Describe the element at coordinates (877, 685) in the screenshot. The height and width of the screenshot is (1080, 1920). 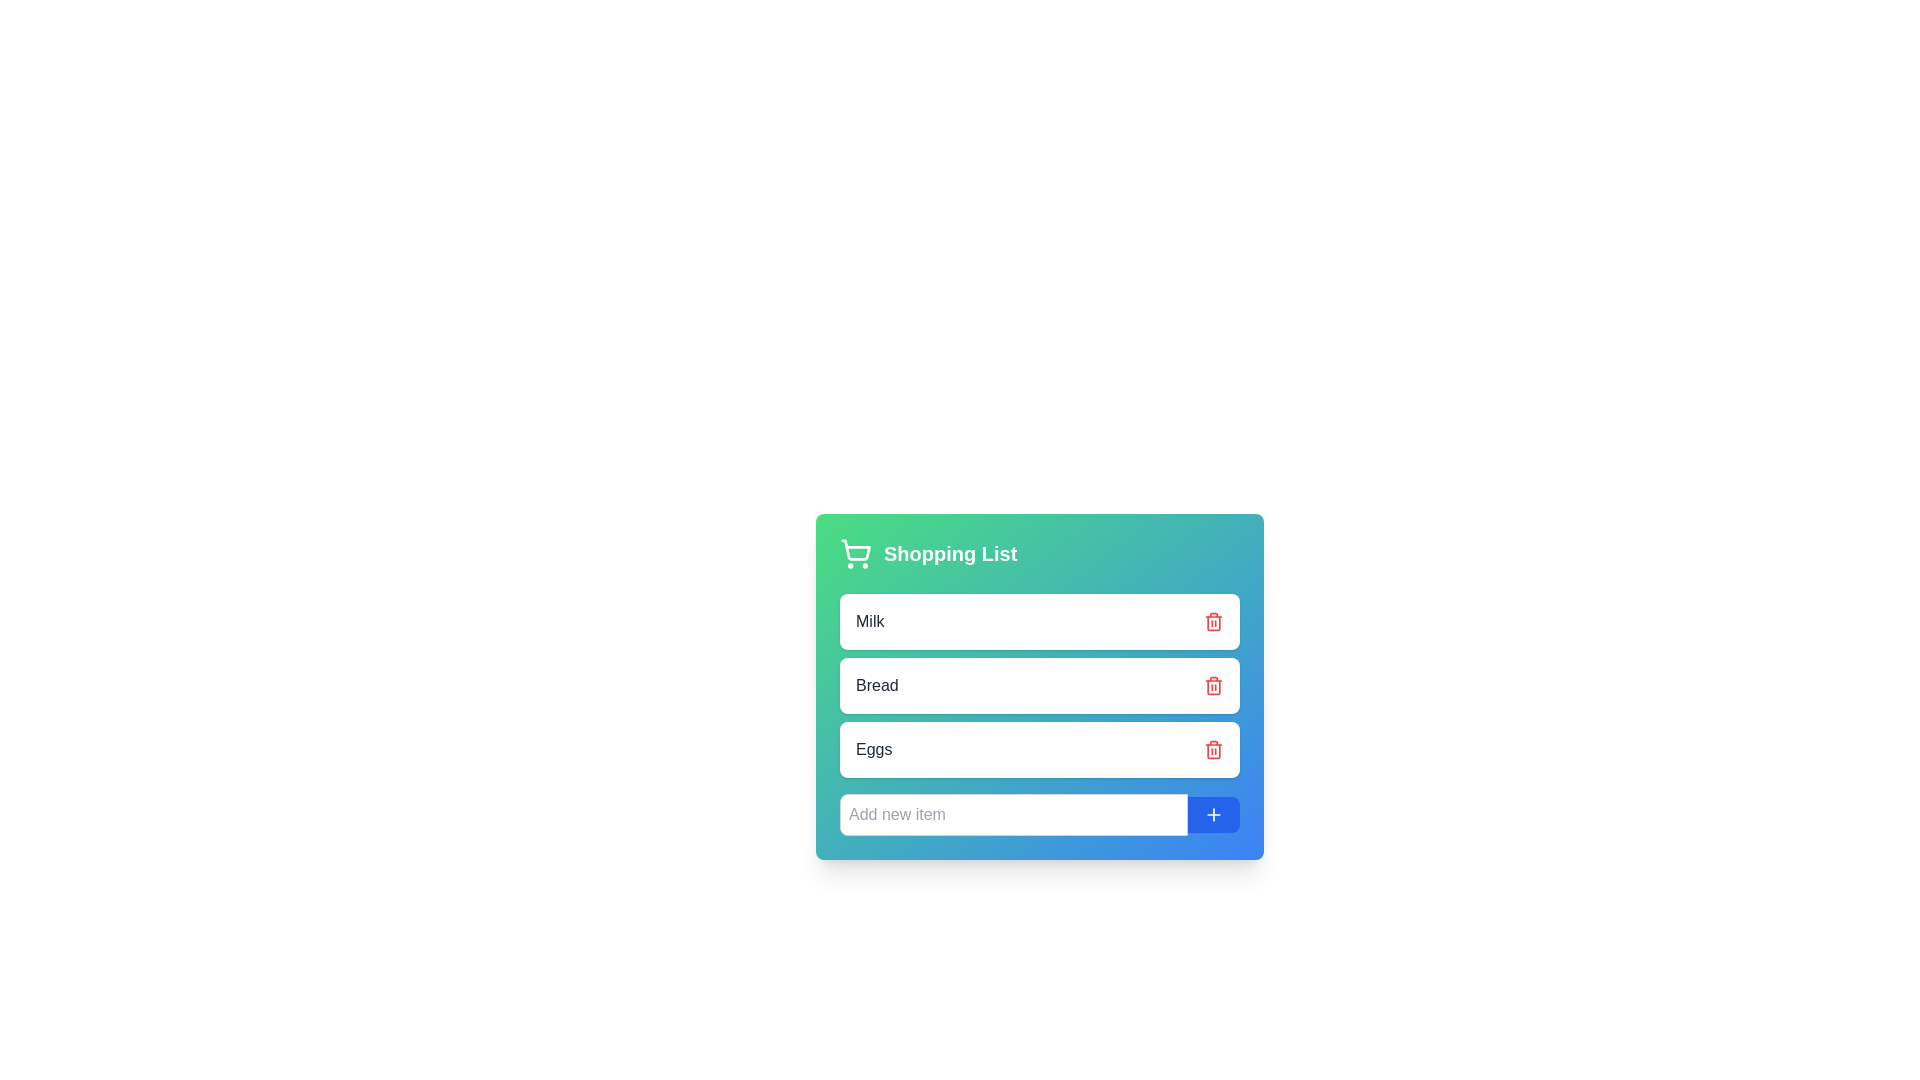
I see `text label that displays 'Bread' in bold gray font, located within the second item of the shopping list card` at that location.